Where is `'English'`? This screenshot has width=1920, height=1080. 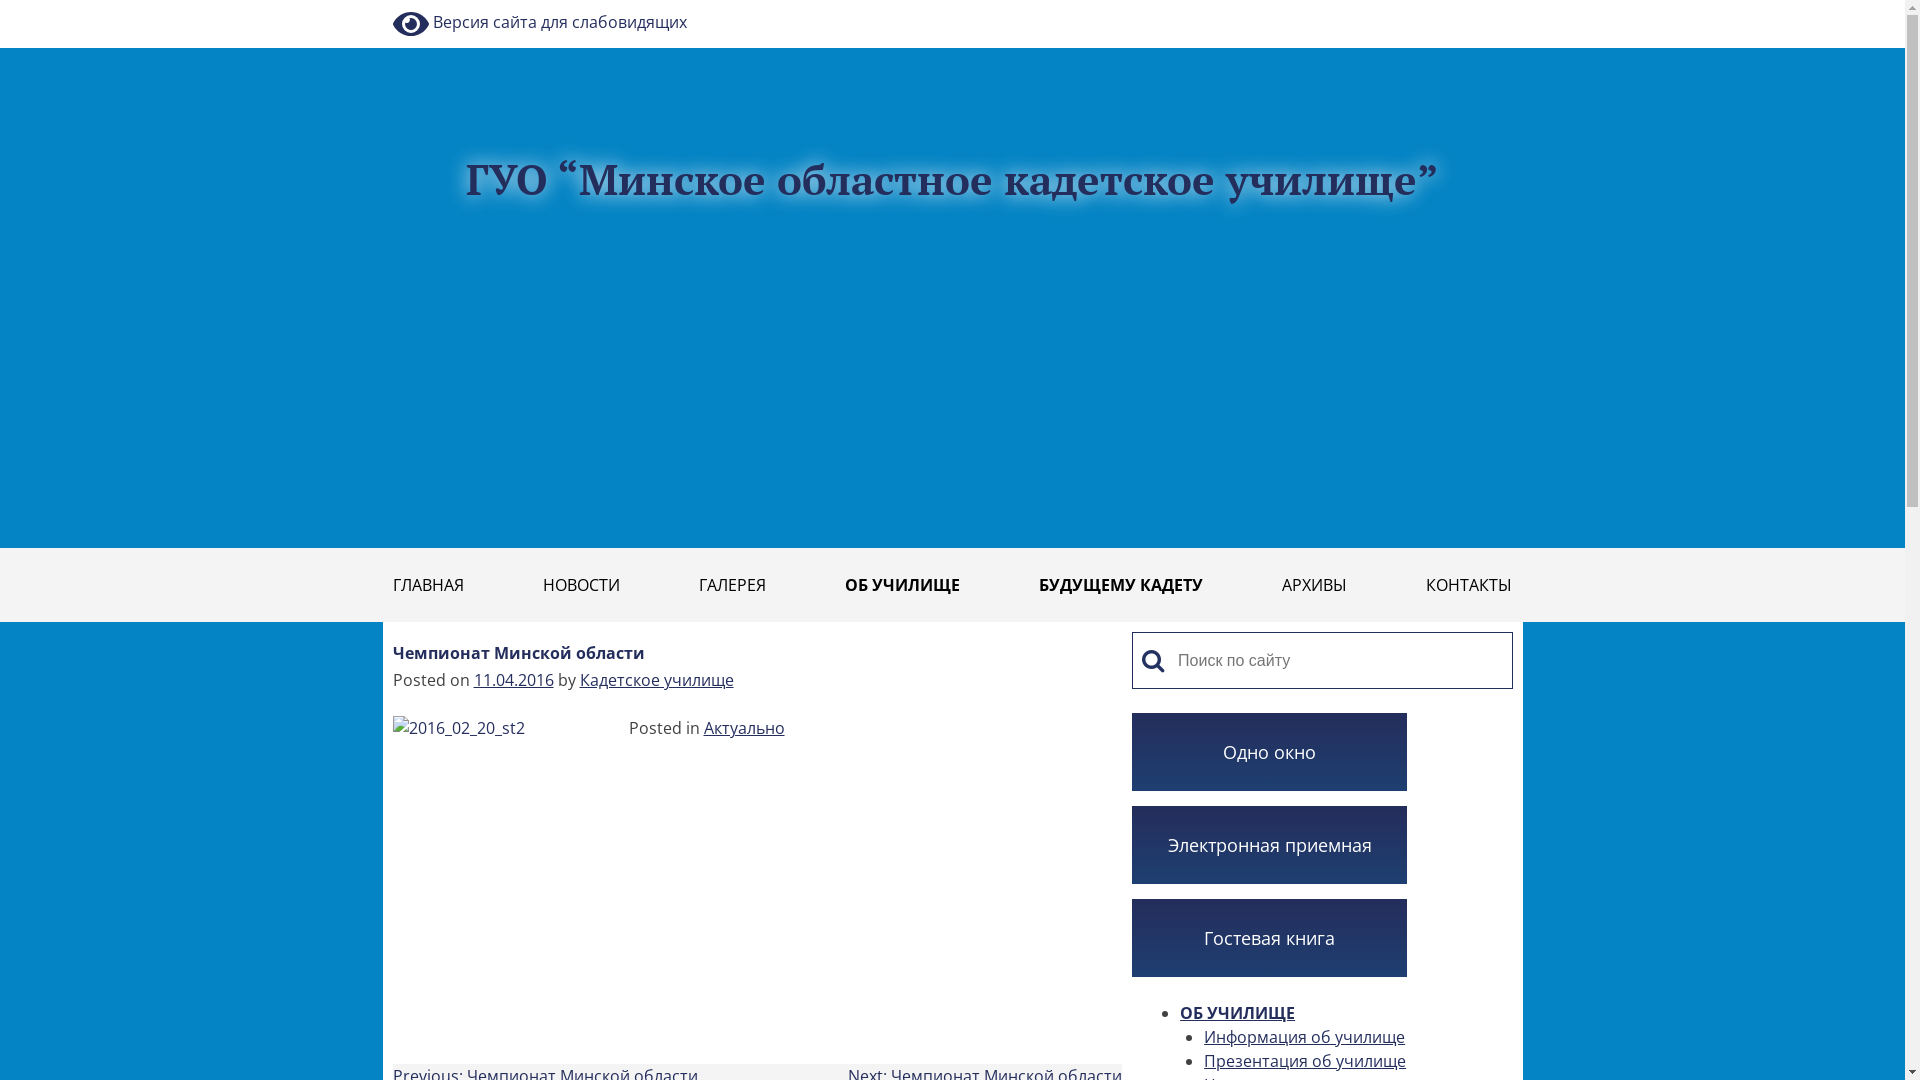 'English' is located at coordinates (1479, 10).